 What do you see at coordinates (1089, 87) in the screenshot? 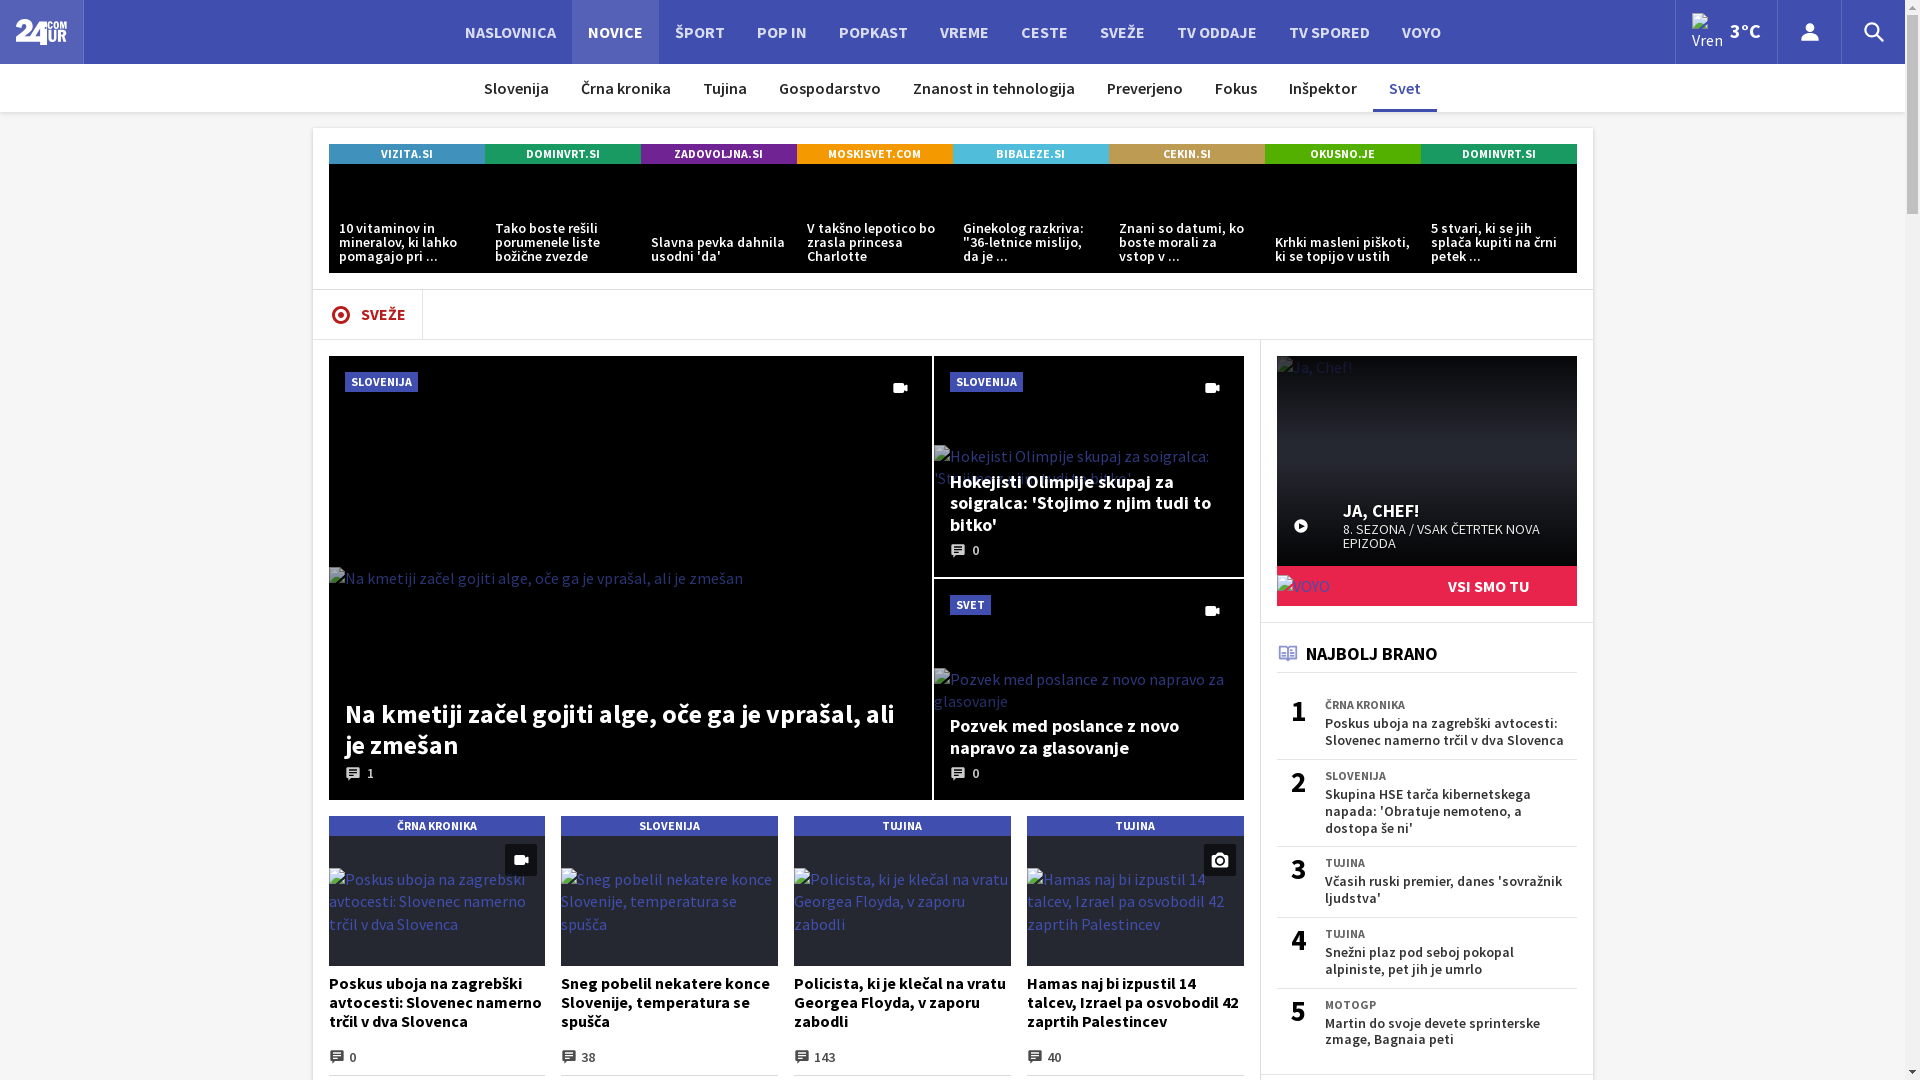
I see `'Preverjeno'` at bounding box center [1089, 87].